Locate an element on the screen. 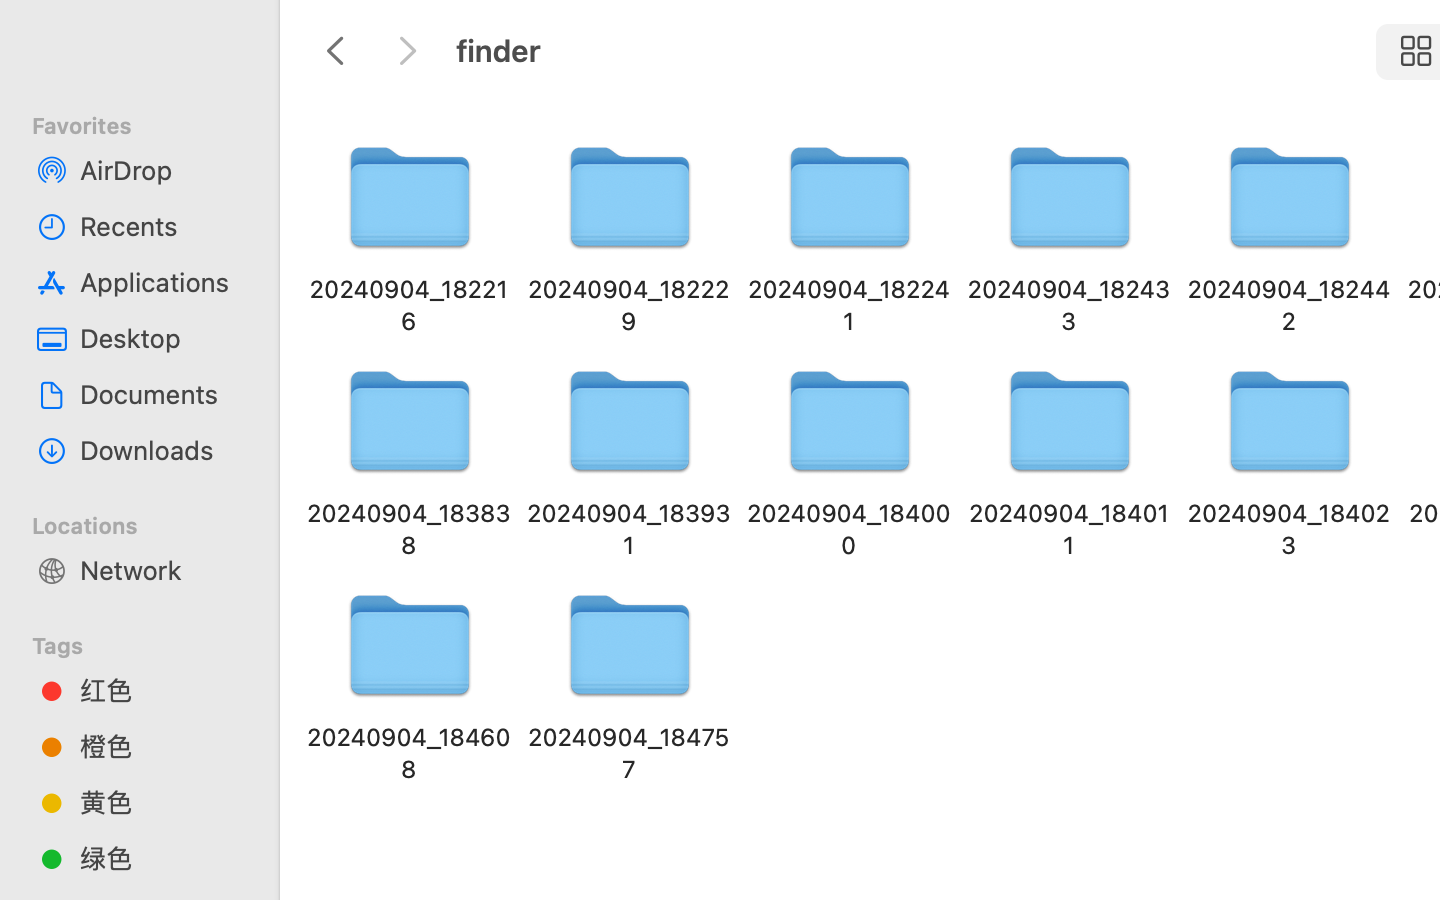  'Recents' is located at coordinates (159, 225).